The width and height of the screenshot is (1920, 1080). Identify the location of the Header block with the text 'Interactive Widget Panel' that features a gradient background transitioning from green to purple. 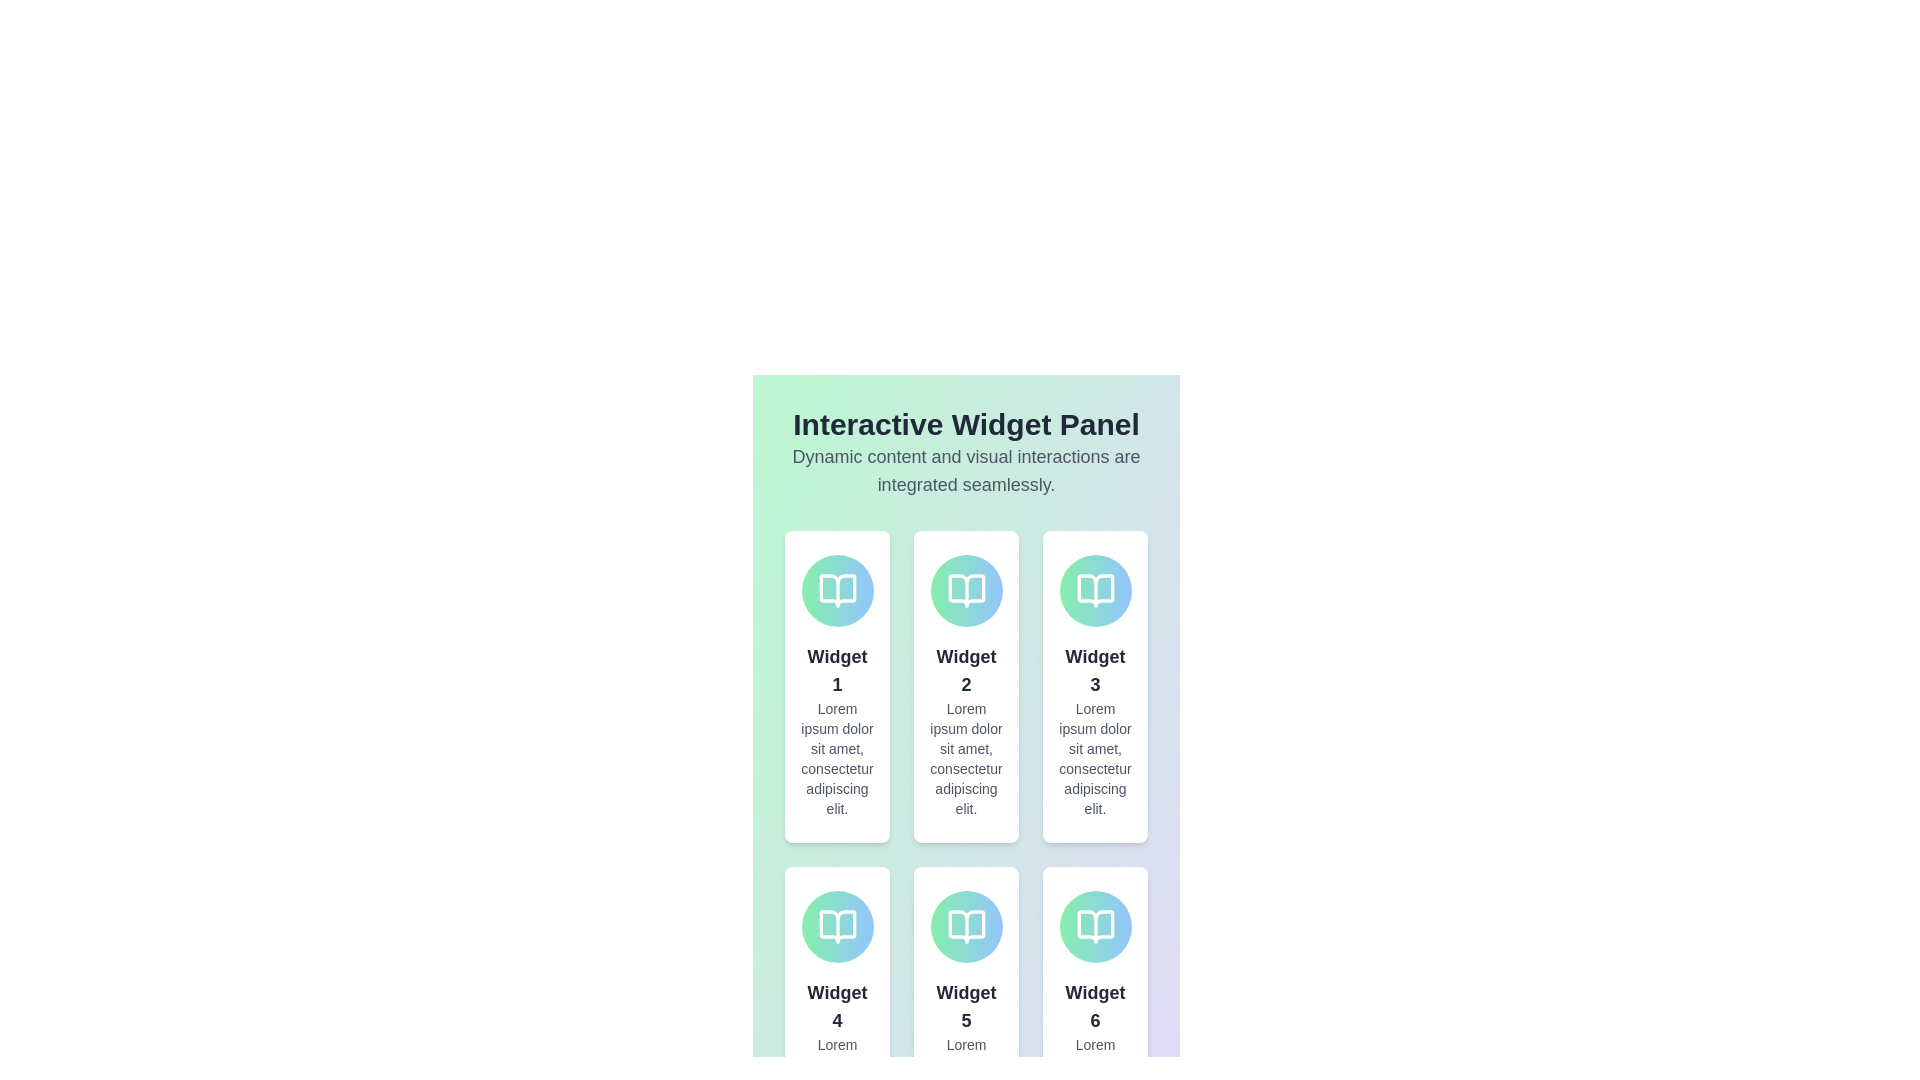
(966, 452).